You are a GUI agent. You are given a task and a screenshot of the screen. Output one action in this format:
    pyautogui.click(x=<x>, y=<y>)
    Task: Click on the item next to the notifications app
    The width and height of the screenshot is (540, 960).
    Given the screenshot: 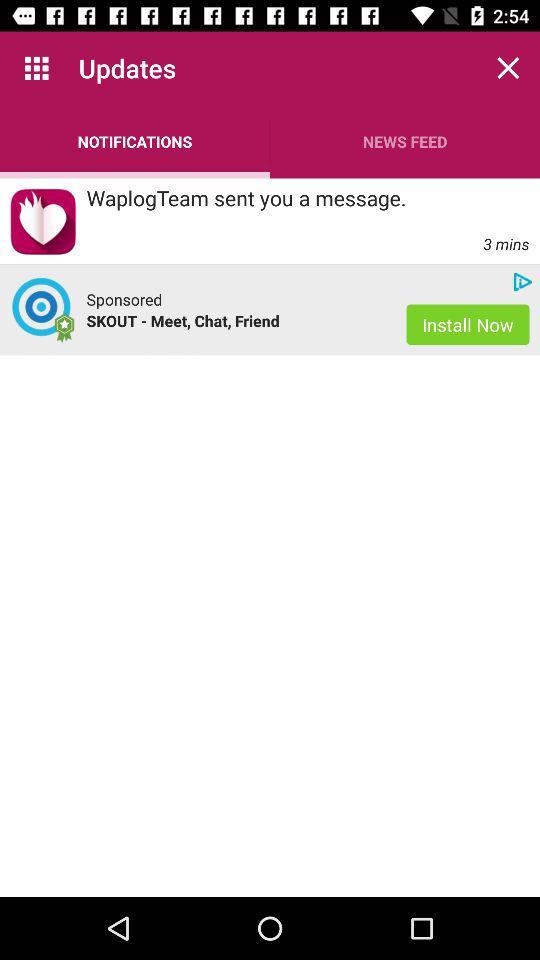 What is the action you would take?
    pyautogui.click(x=405, y=140)
    